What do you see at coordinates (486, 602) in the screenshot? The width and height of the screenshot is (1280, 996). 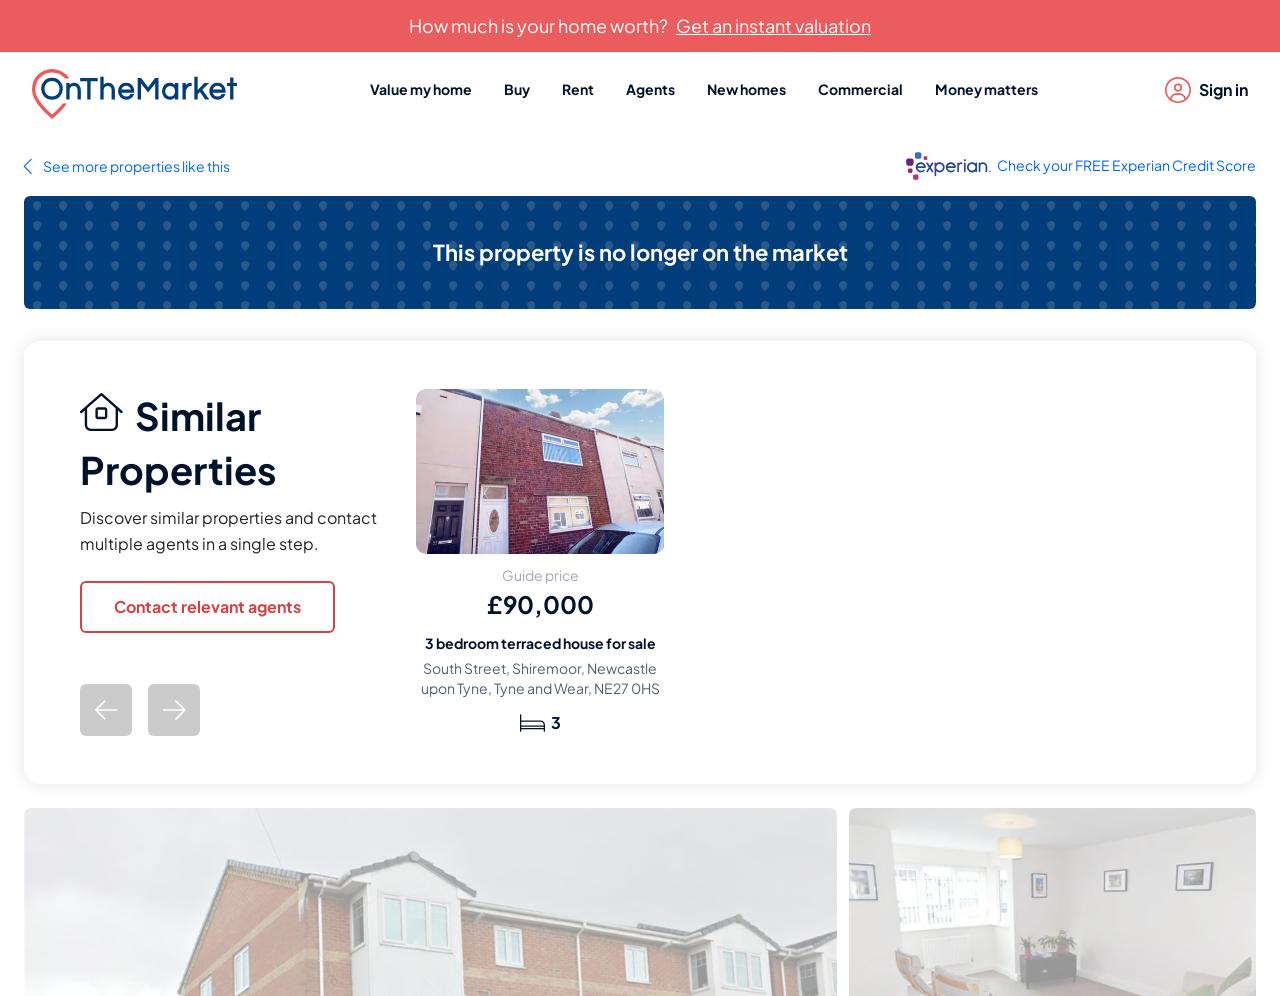 I see `'£90,000'` at bounding box center [486, 602].